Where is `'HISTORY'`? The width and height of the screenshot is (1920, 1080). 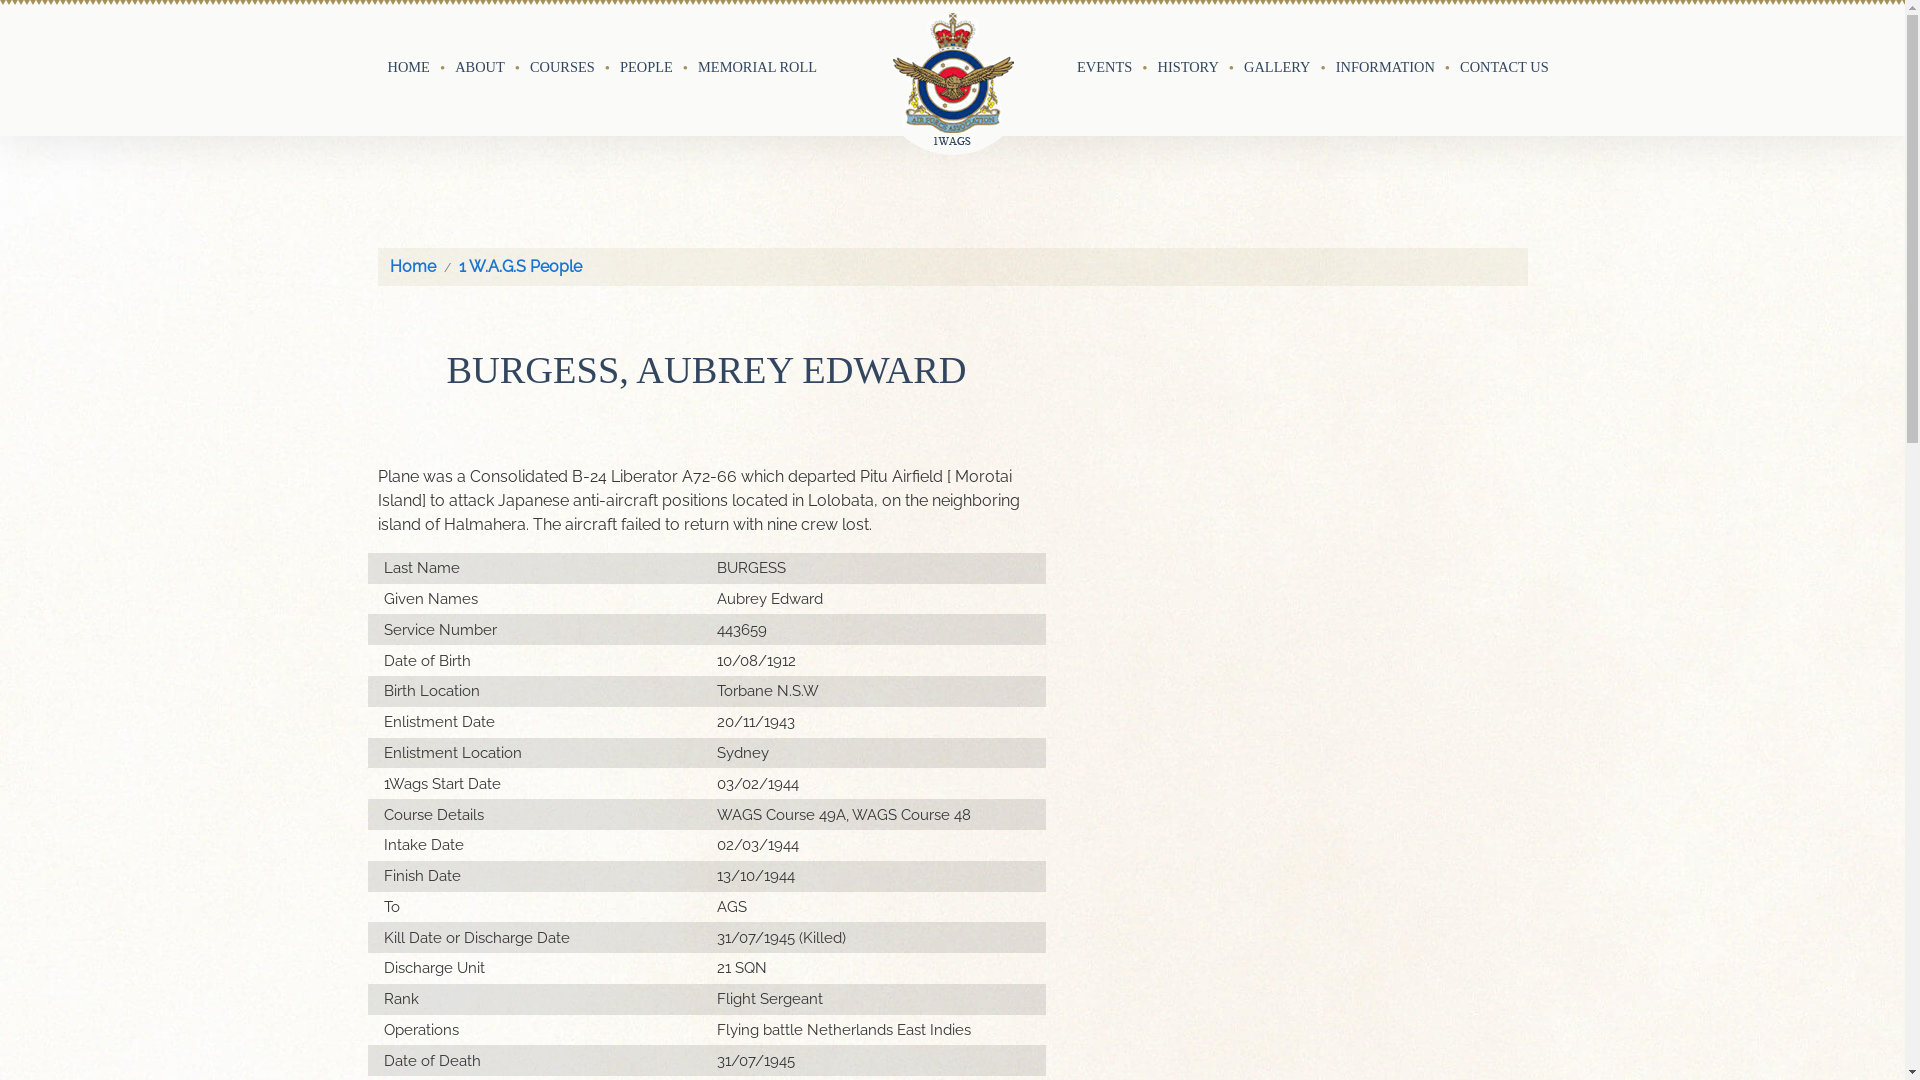
'HISTORY' is located at coordinates (1188, 66).